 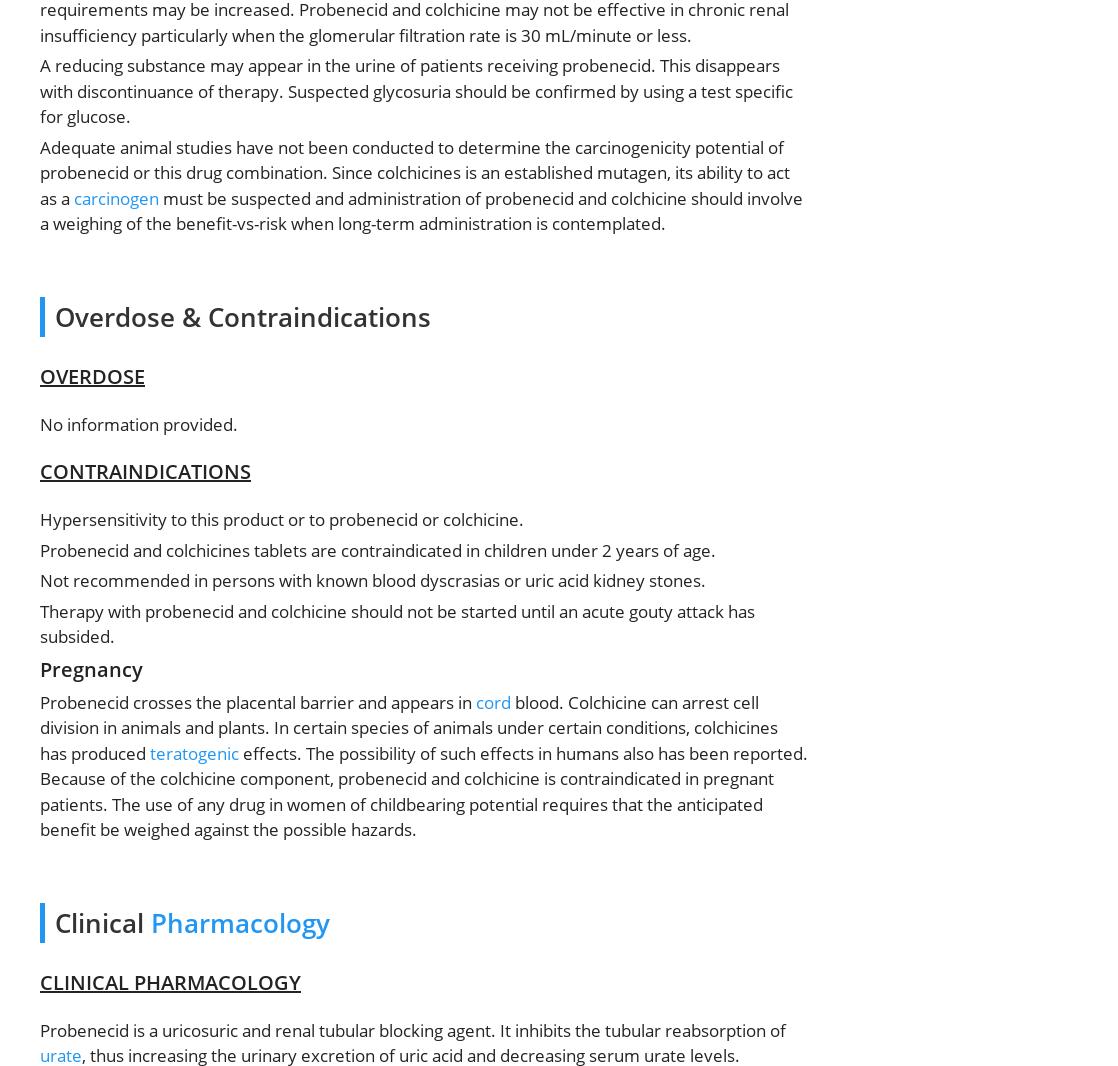 What do you see at coordinates (40, 90) in the screenshot?
I see `'A reducing substance may appear in the urine of patients receiving probenecid.
  This disappears with discontinuance of therapy. Suspected glycosuria should
  be confirmed by using a test specific for glucose.'` at bounding box center [40, 90].